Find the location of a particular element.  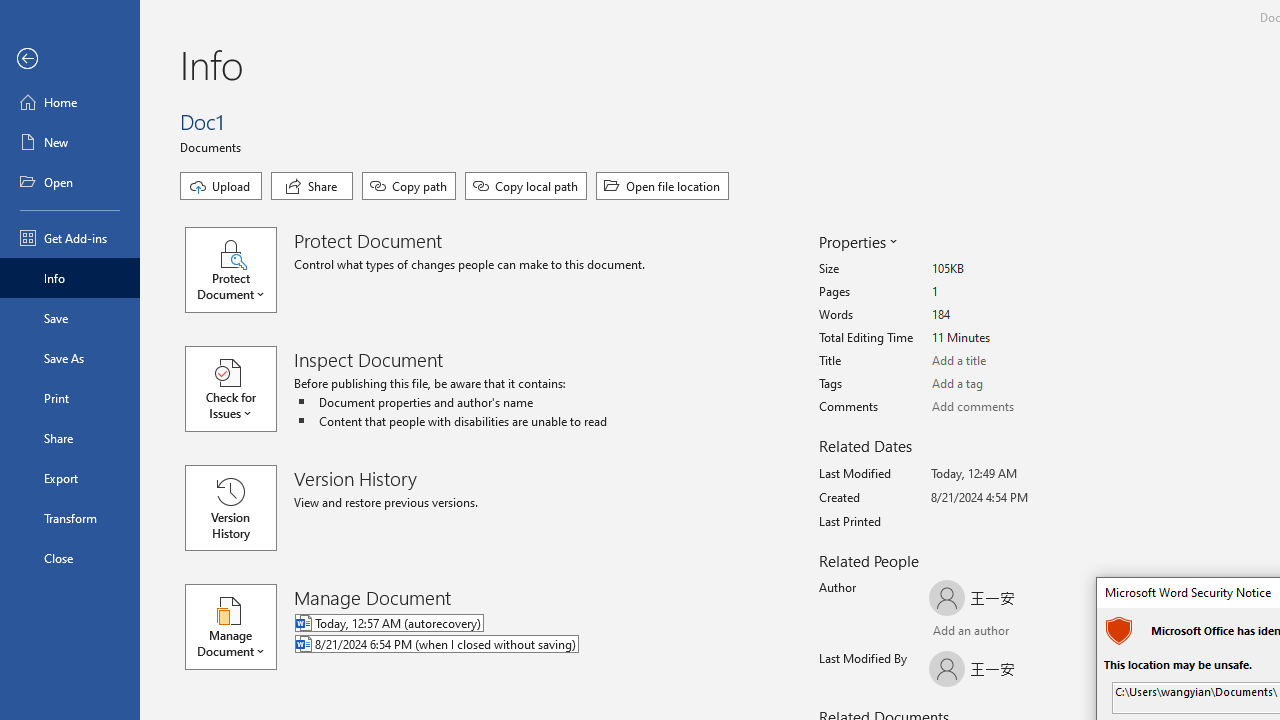

'Export' is located at coordinates (69, 478).